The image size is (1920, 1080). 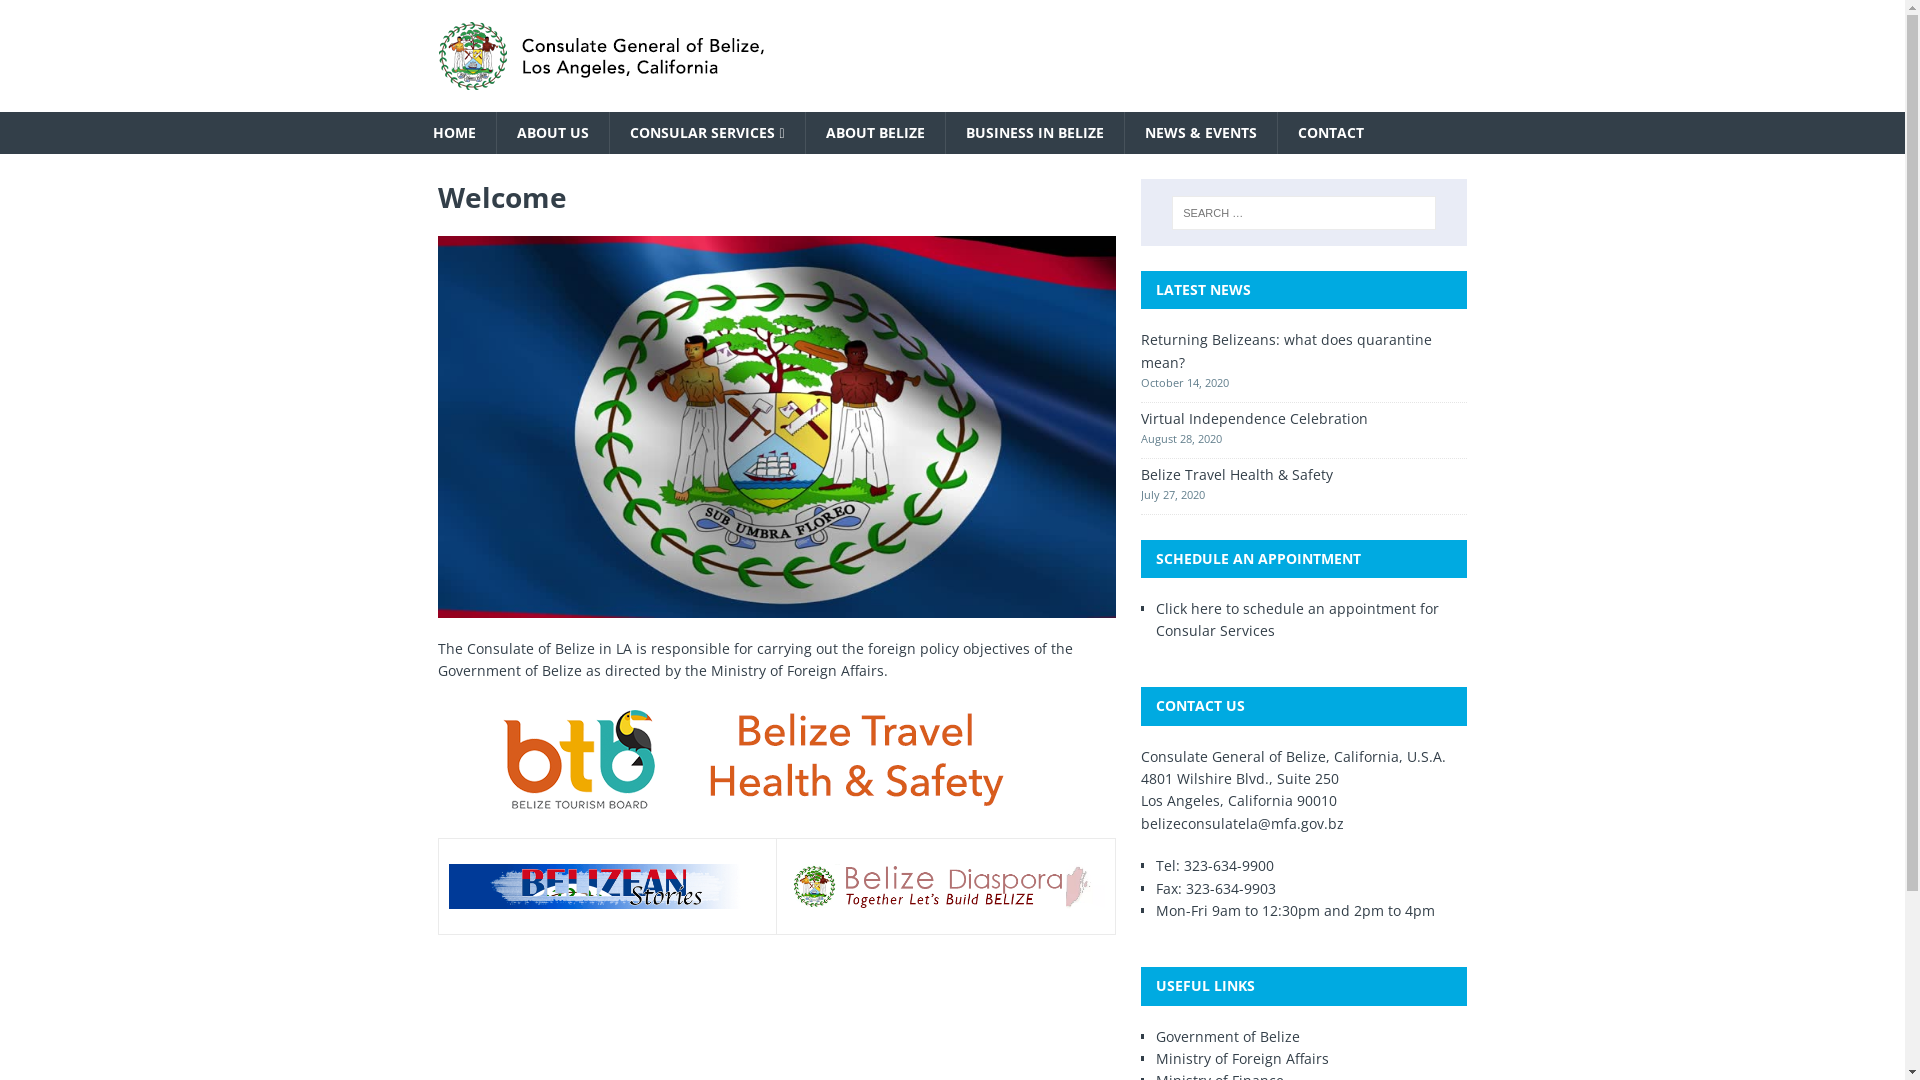 What do you see at coordinates (552, 132) in the screenshot?
I see `'ABOUT US'` at bounding box center [552, 132].